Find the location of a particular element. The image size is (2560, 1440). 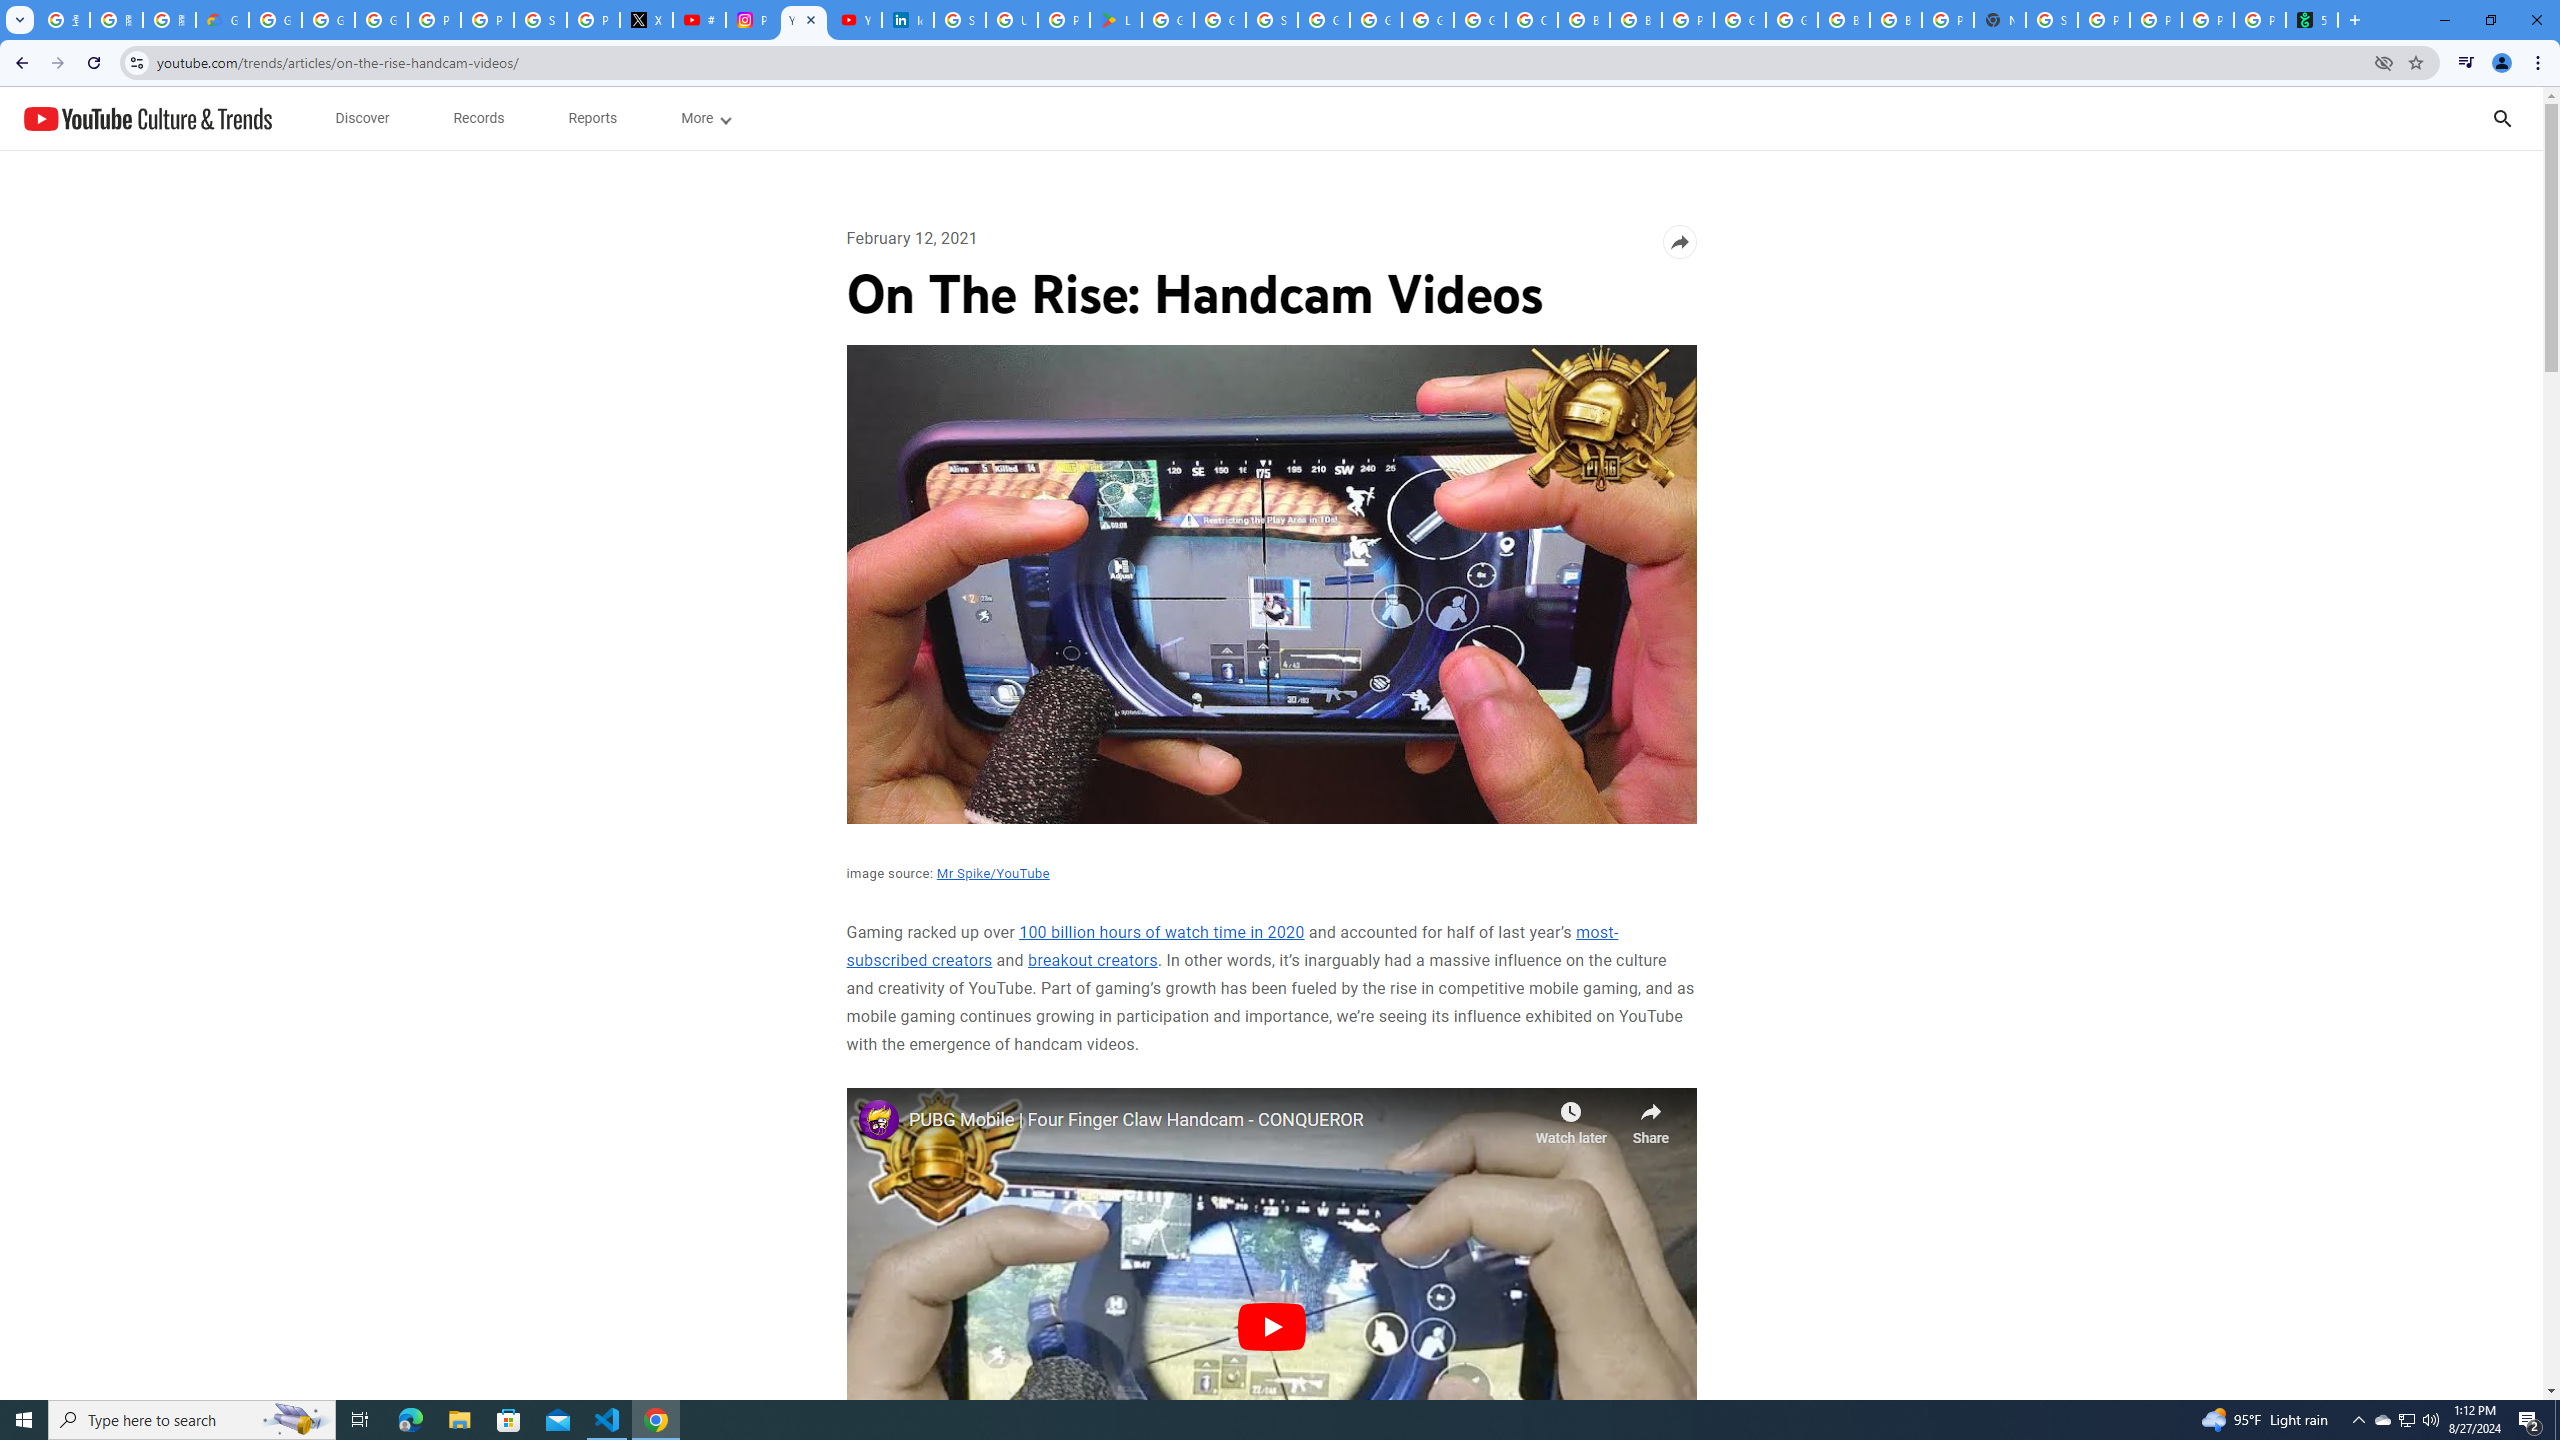

'breakout creators' is located at coordinates (1092, 960).